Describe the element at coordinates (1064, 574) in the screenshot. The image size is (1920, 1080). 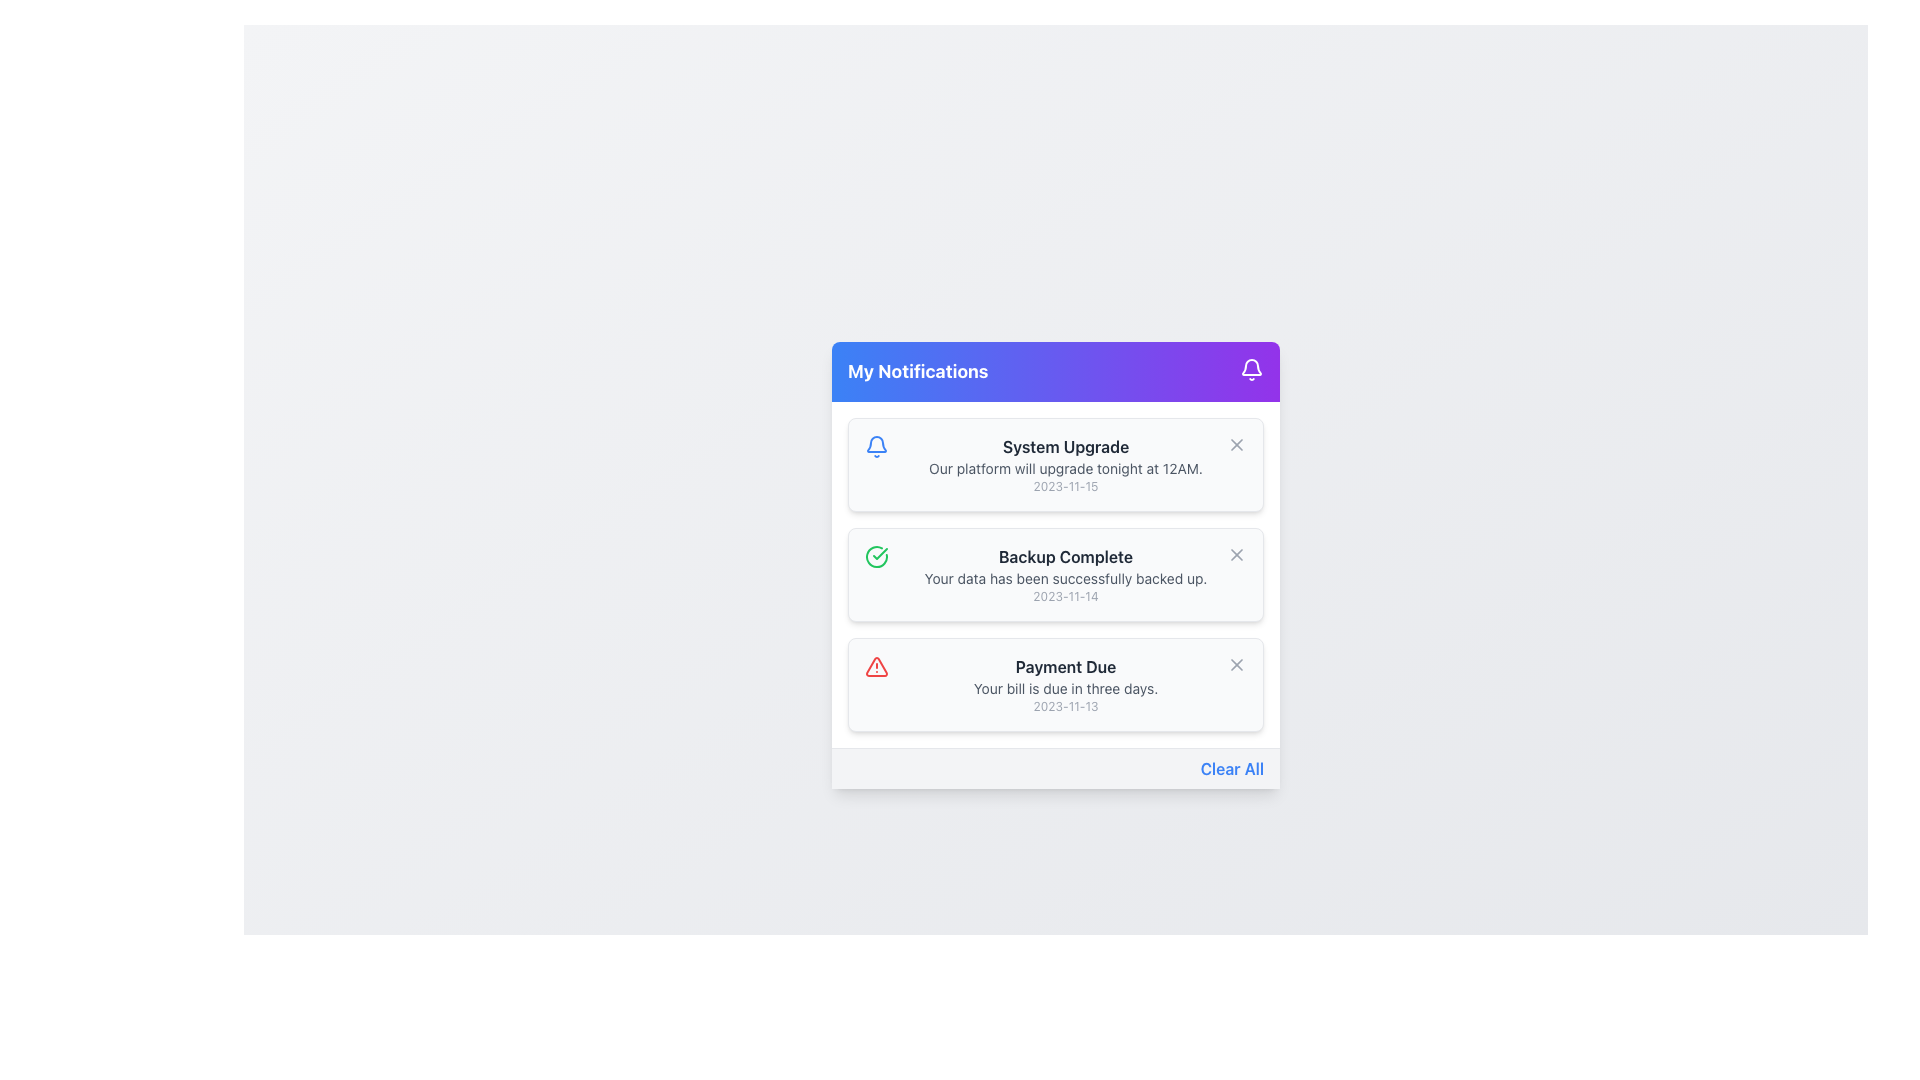
I see `the Text-based Notification Block displaying 'Backup Complete', 'Your data has been successfully backed up.', and the date '2023-11-14'` at that location.